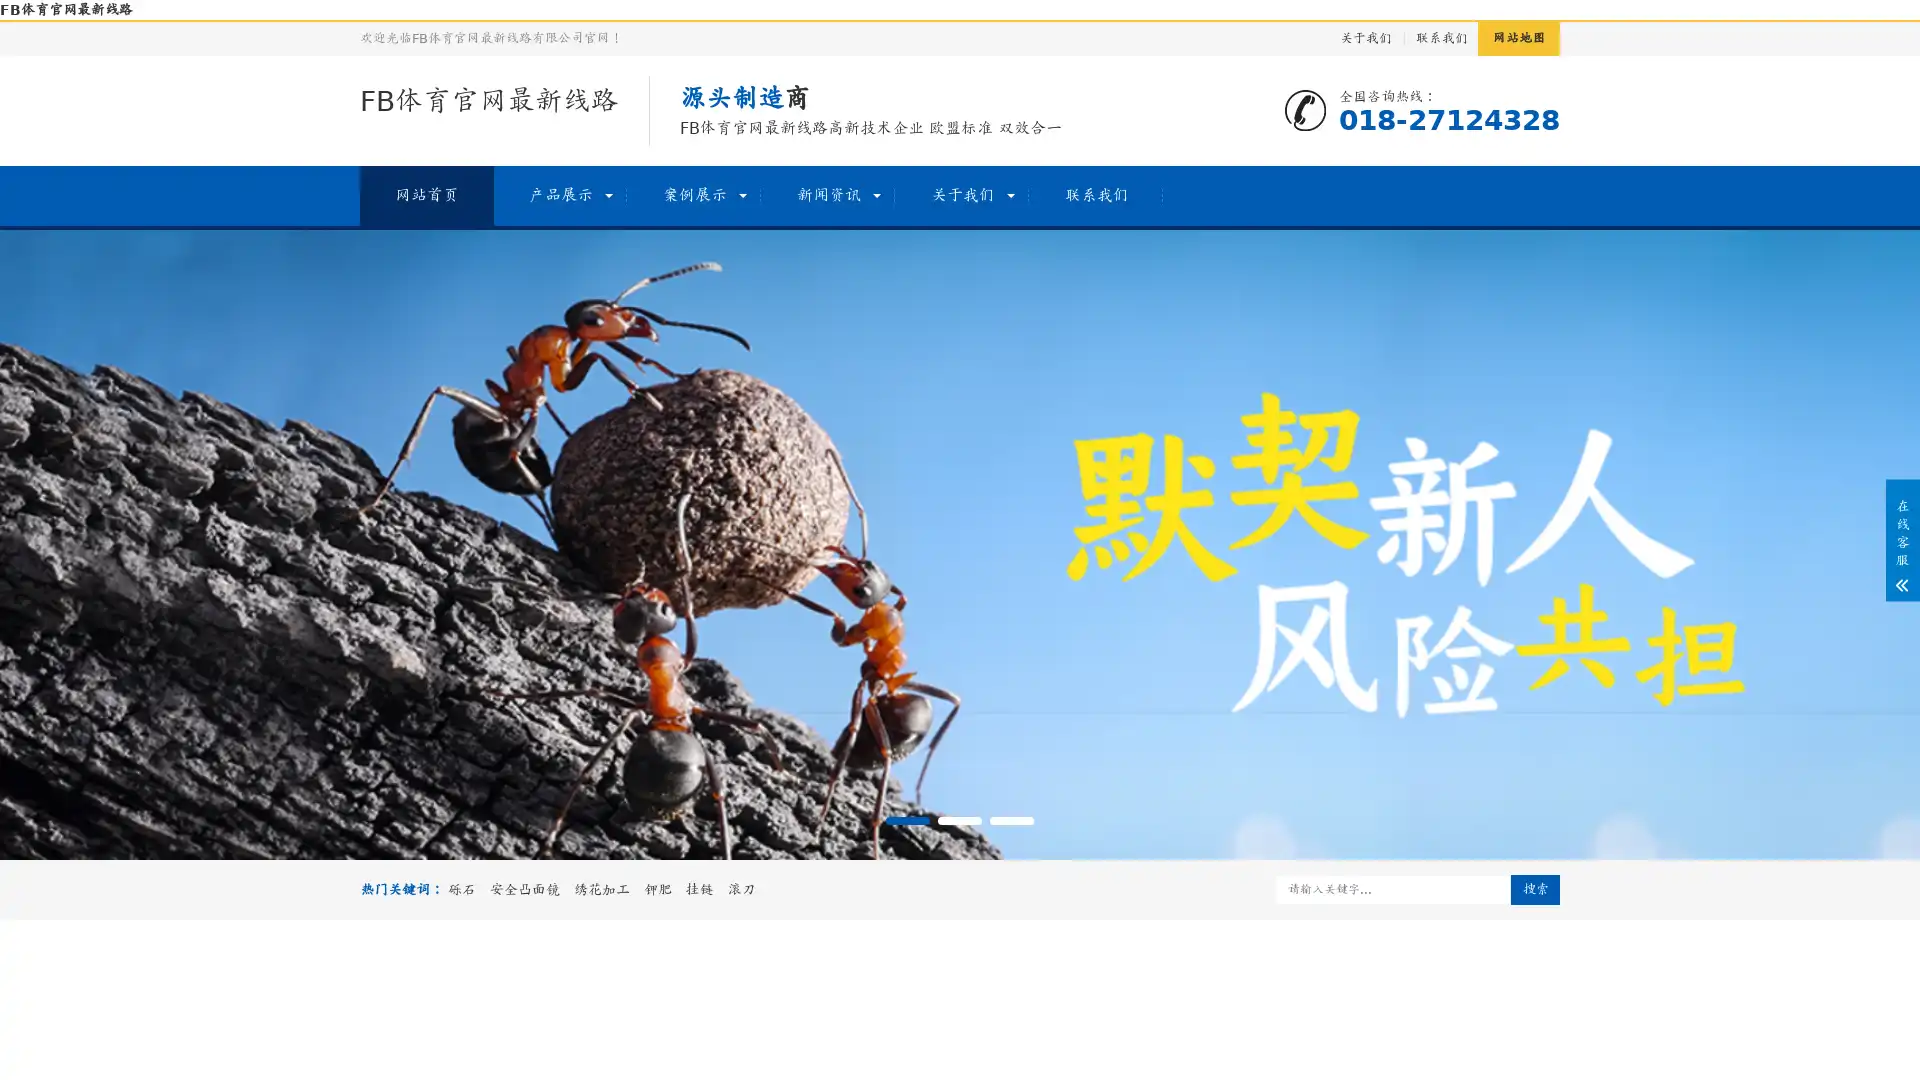 The image size is (1920, 1080). Describe the element at coordinates (906, 821) in the screenshot. I see `Go to slide 1` at that location.